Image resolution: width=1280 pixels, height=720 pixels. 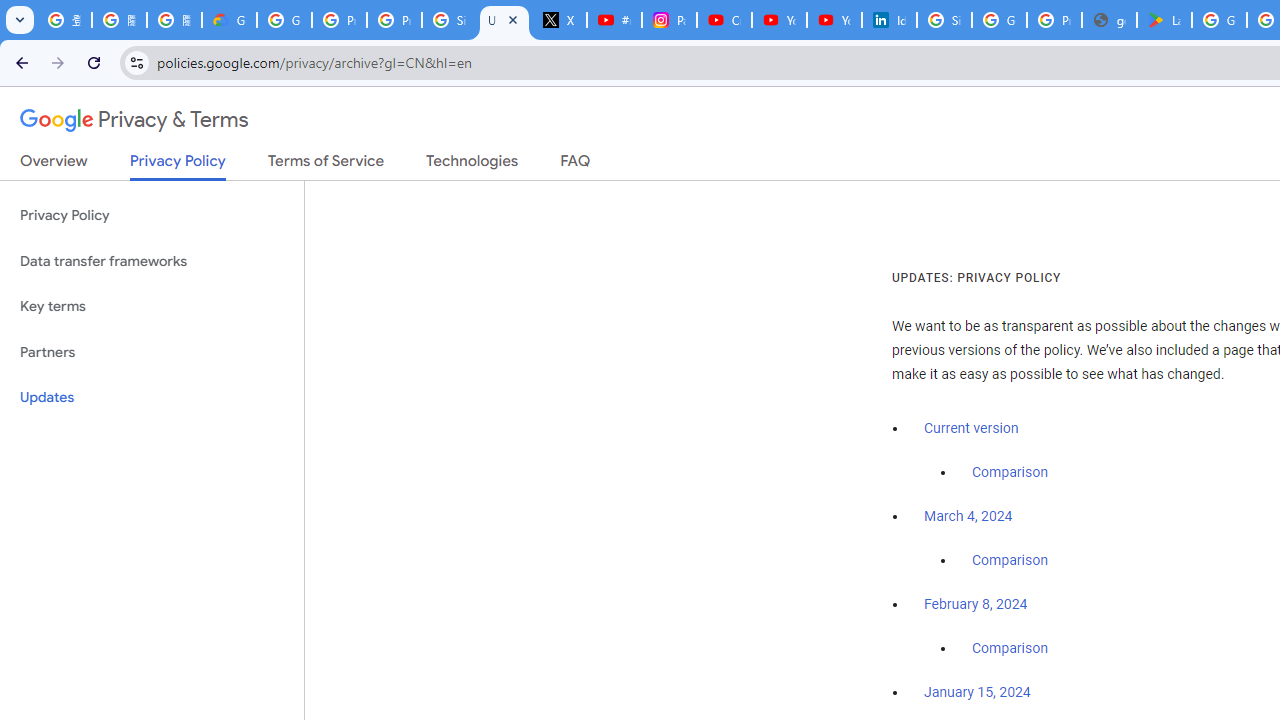 What do you see at coordinates (339, 20) in the screenshot?
I see `'Privacy Help Center - Policies Help'` at bounding box center [339, 20].